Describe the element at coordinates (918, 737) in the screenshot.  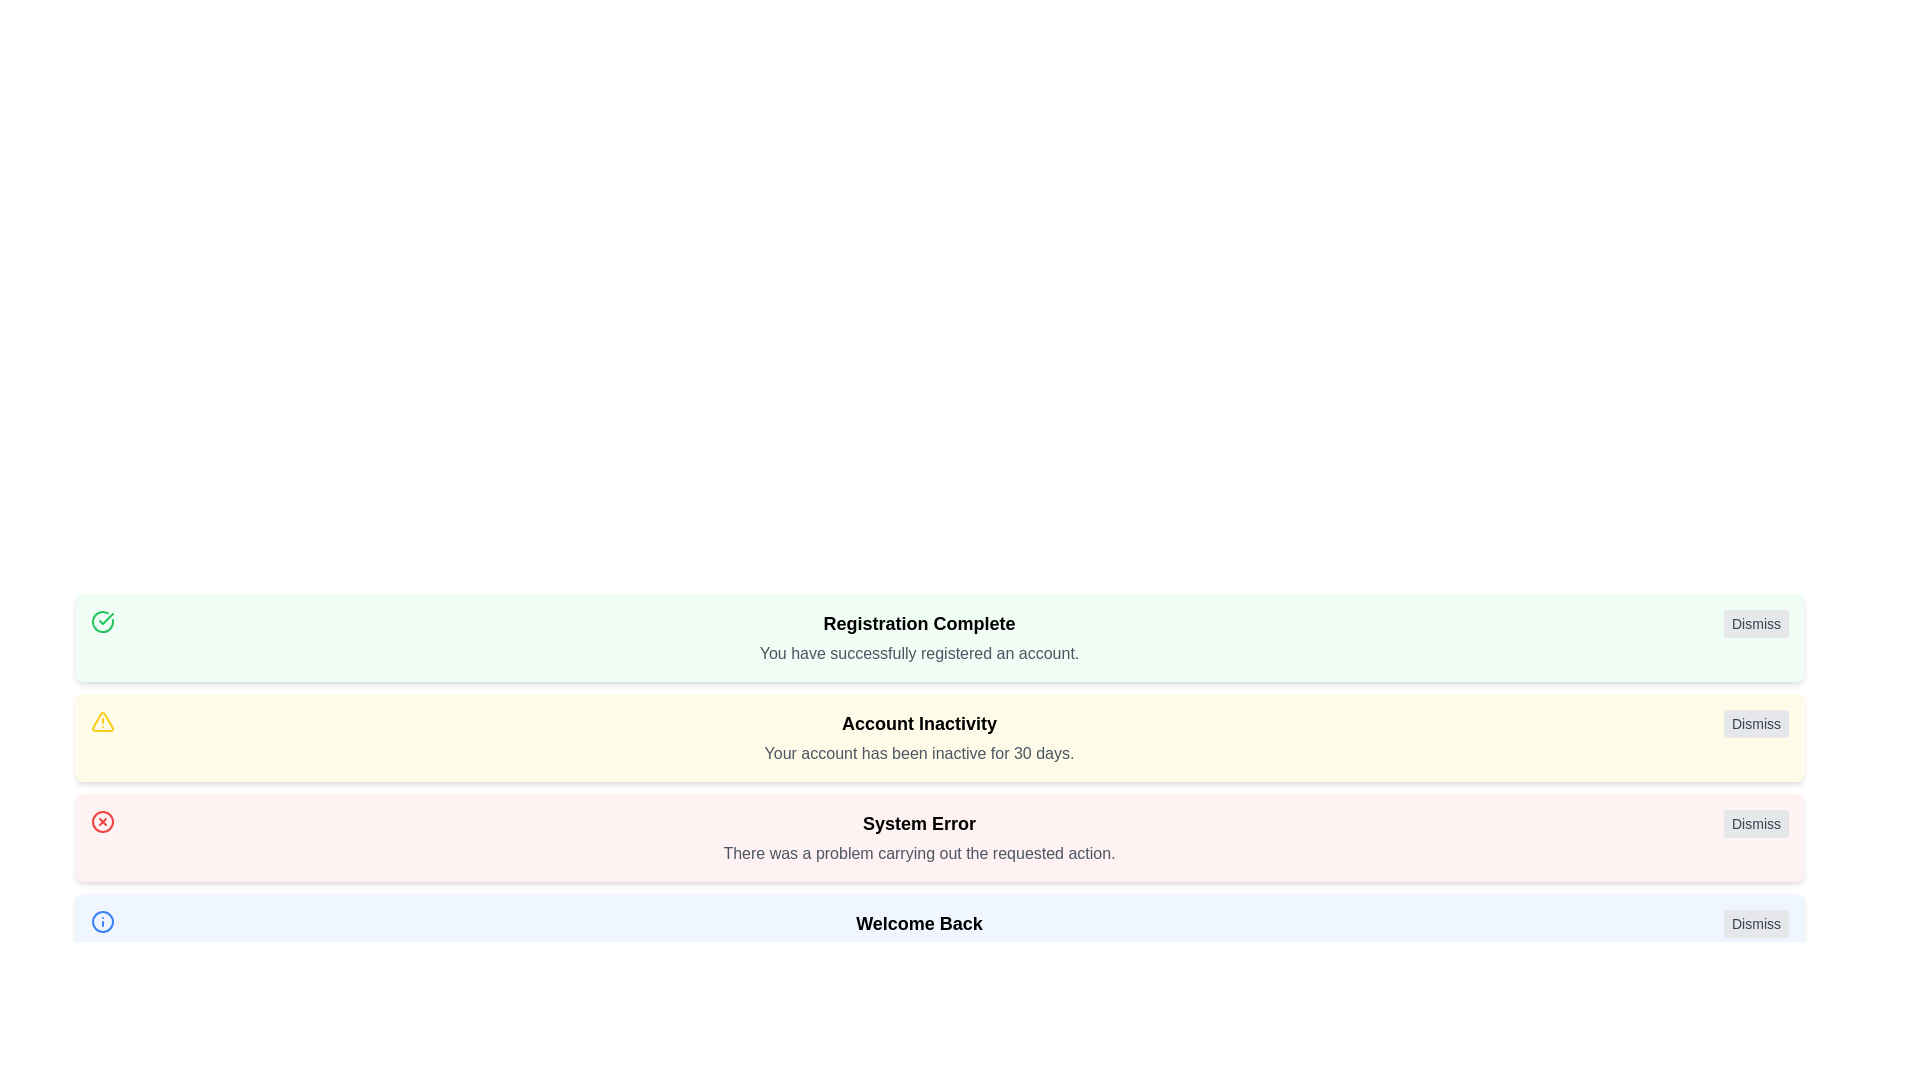
I see `the text display element titled 'Account Inactivity' which shows a message about account inactivity, distinguished by a light yellow background` at that location.